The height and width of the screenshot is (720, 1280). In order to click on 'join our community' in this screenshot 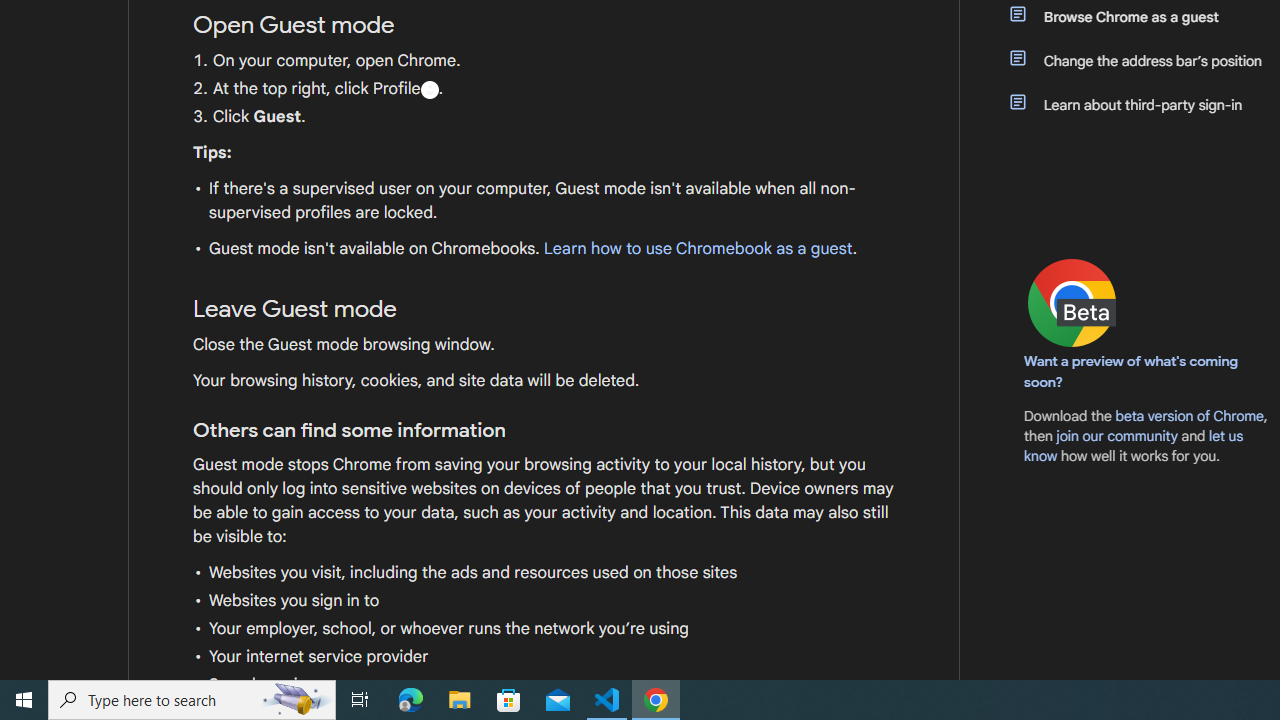, I will do `click(1115, 434)`.